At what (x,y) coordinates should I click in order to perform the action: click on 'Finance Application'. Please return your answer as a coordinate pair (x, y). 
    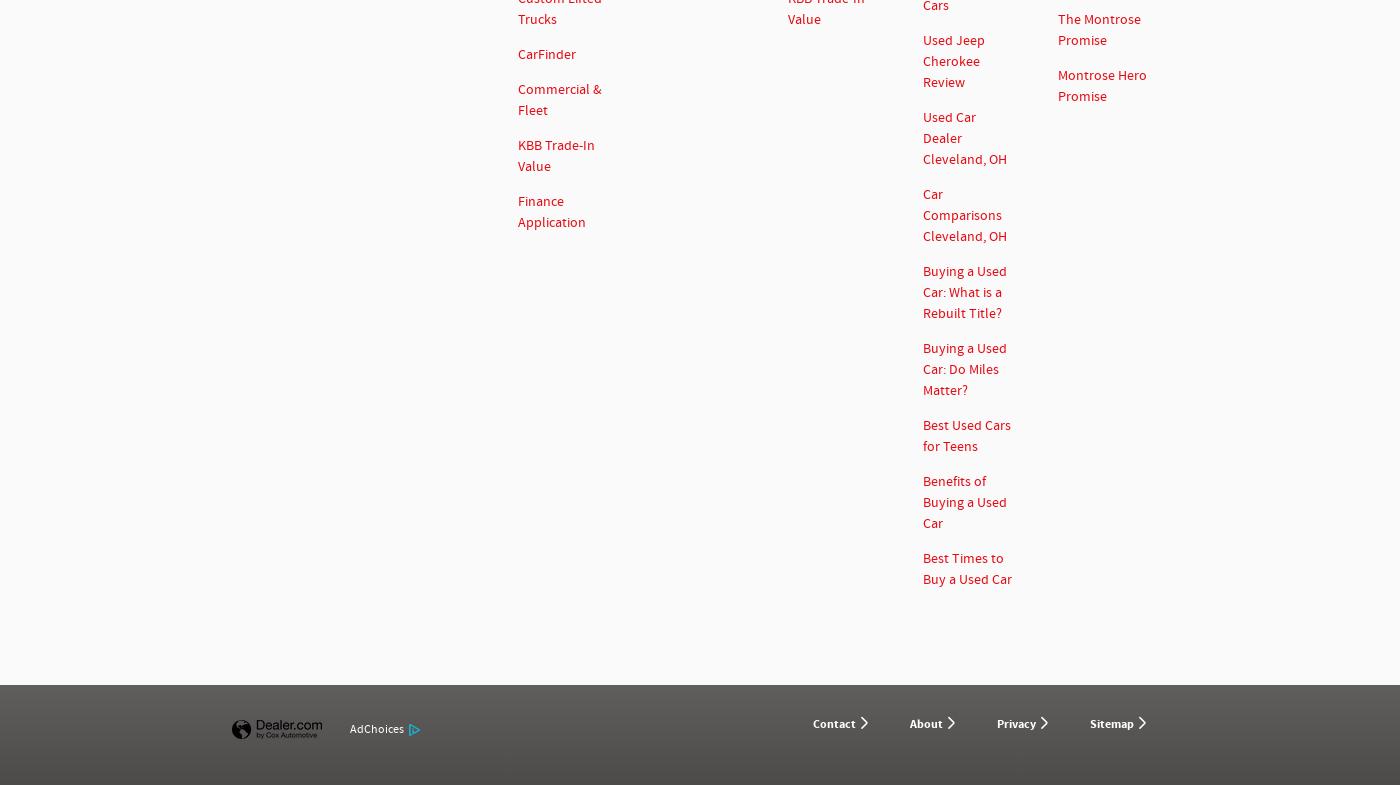
    Looking at the image, I should click on (552, 211).